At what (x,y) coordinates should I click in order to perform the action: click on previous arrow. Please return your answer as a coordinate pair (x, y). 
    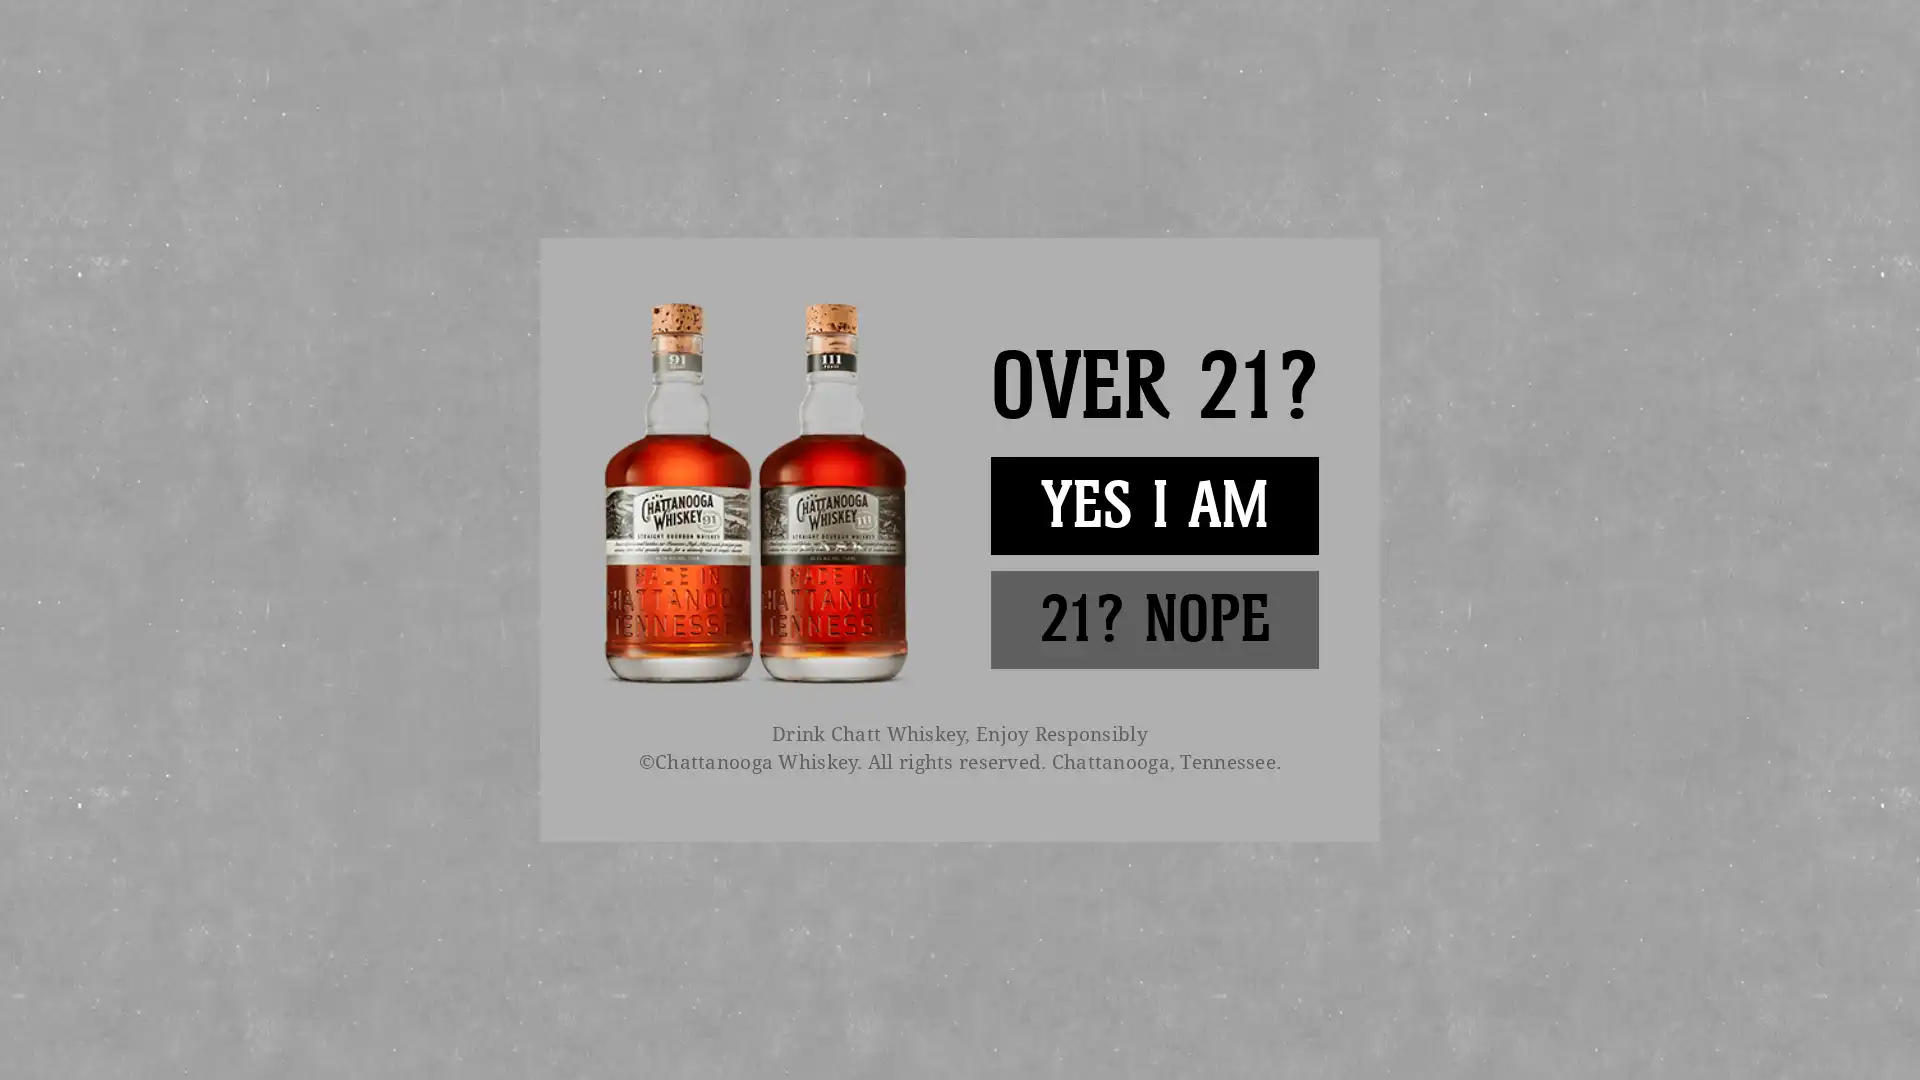
    Looking at the image, I should click on (30, 672).